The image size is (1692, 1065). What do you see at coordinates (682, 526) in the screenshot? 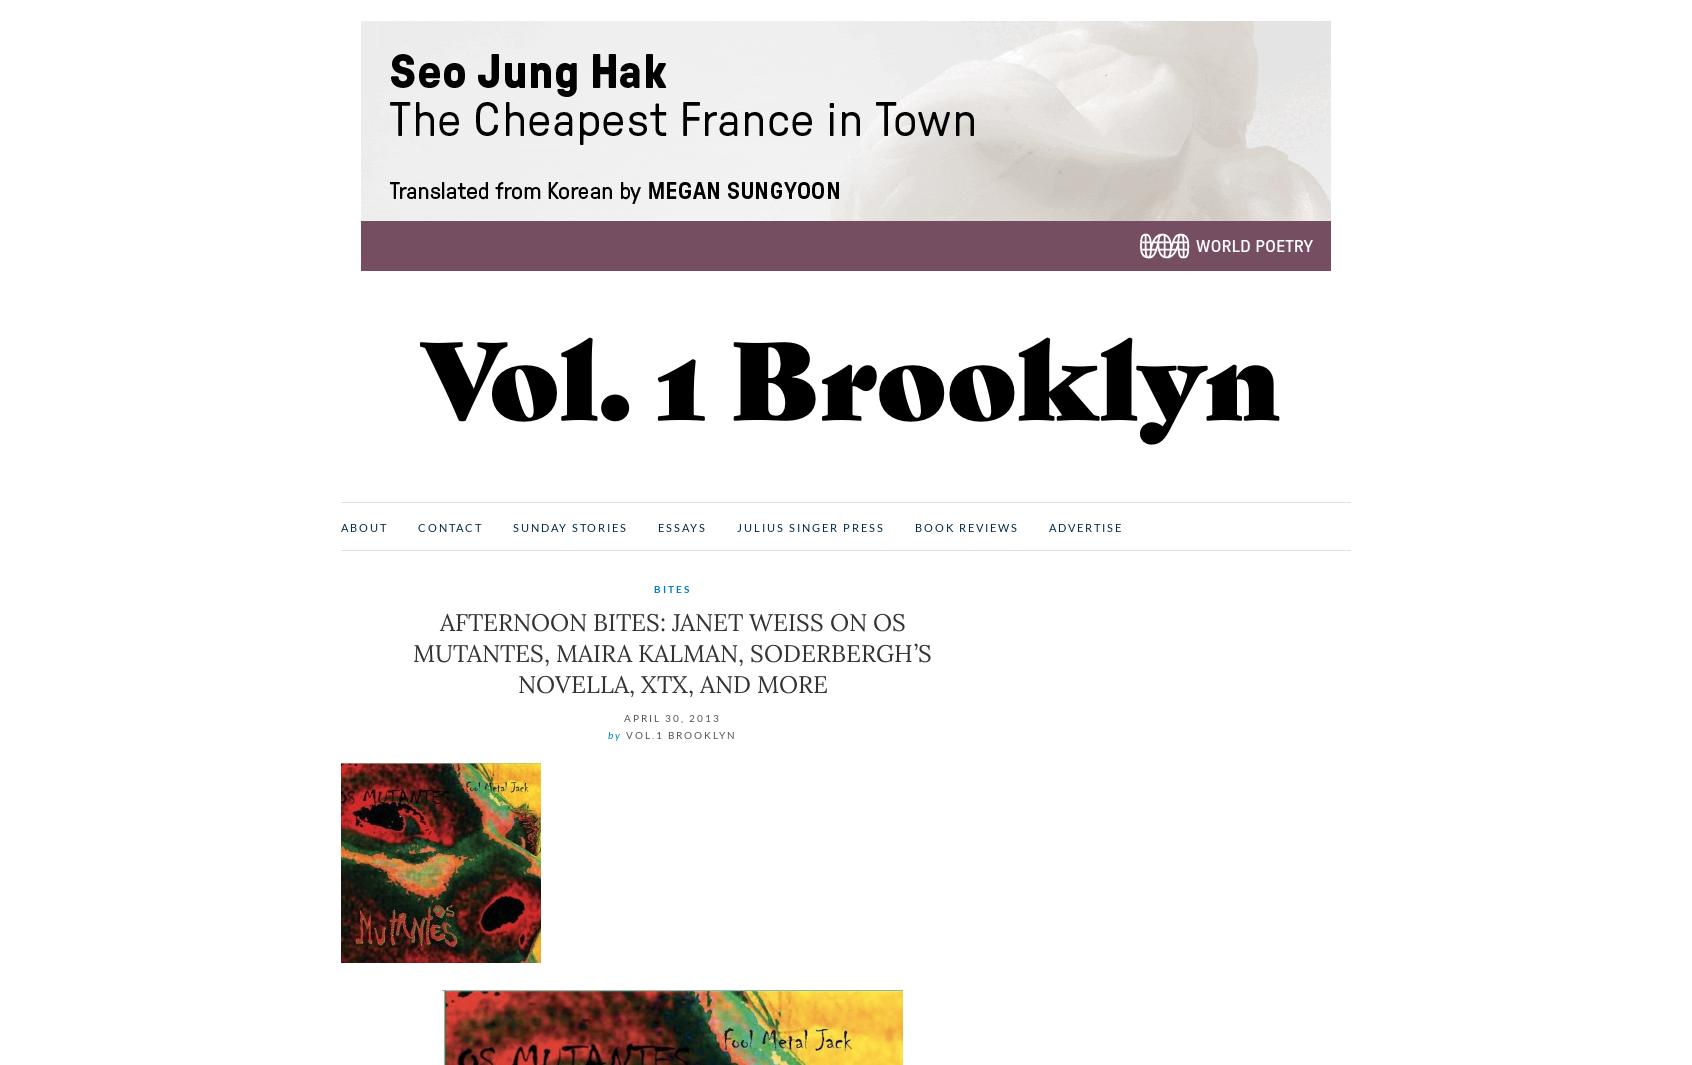
I see `'Essays'` at bounding box center [682, 526].